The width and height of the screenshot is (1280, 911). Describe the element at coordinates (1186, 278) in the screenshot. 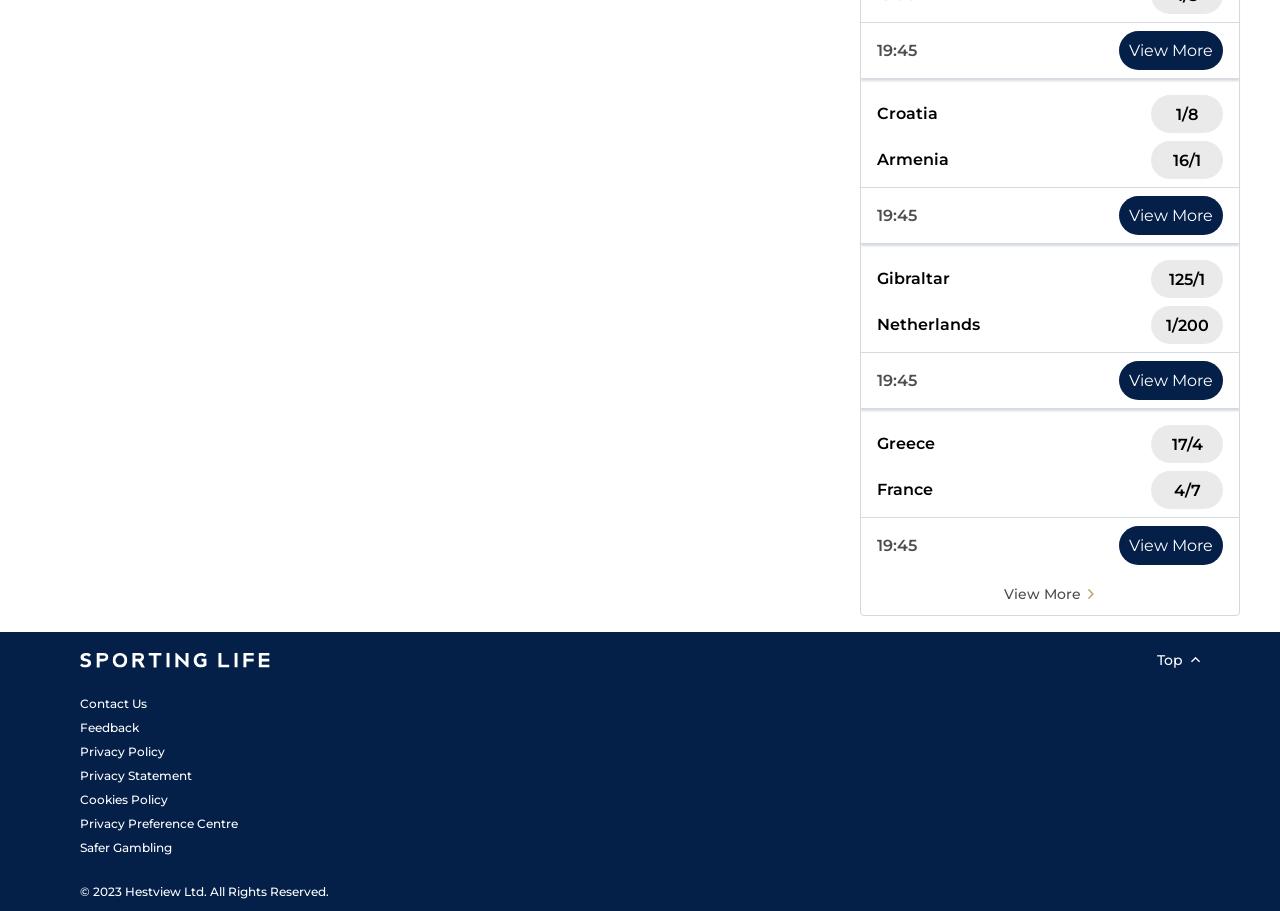

I see `'125/1'` at that location.